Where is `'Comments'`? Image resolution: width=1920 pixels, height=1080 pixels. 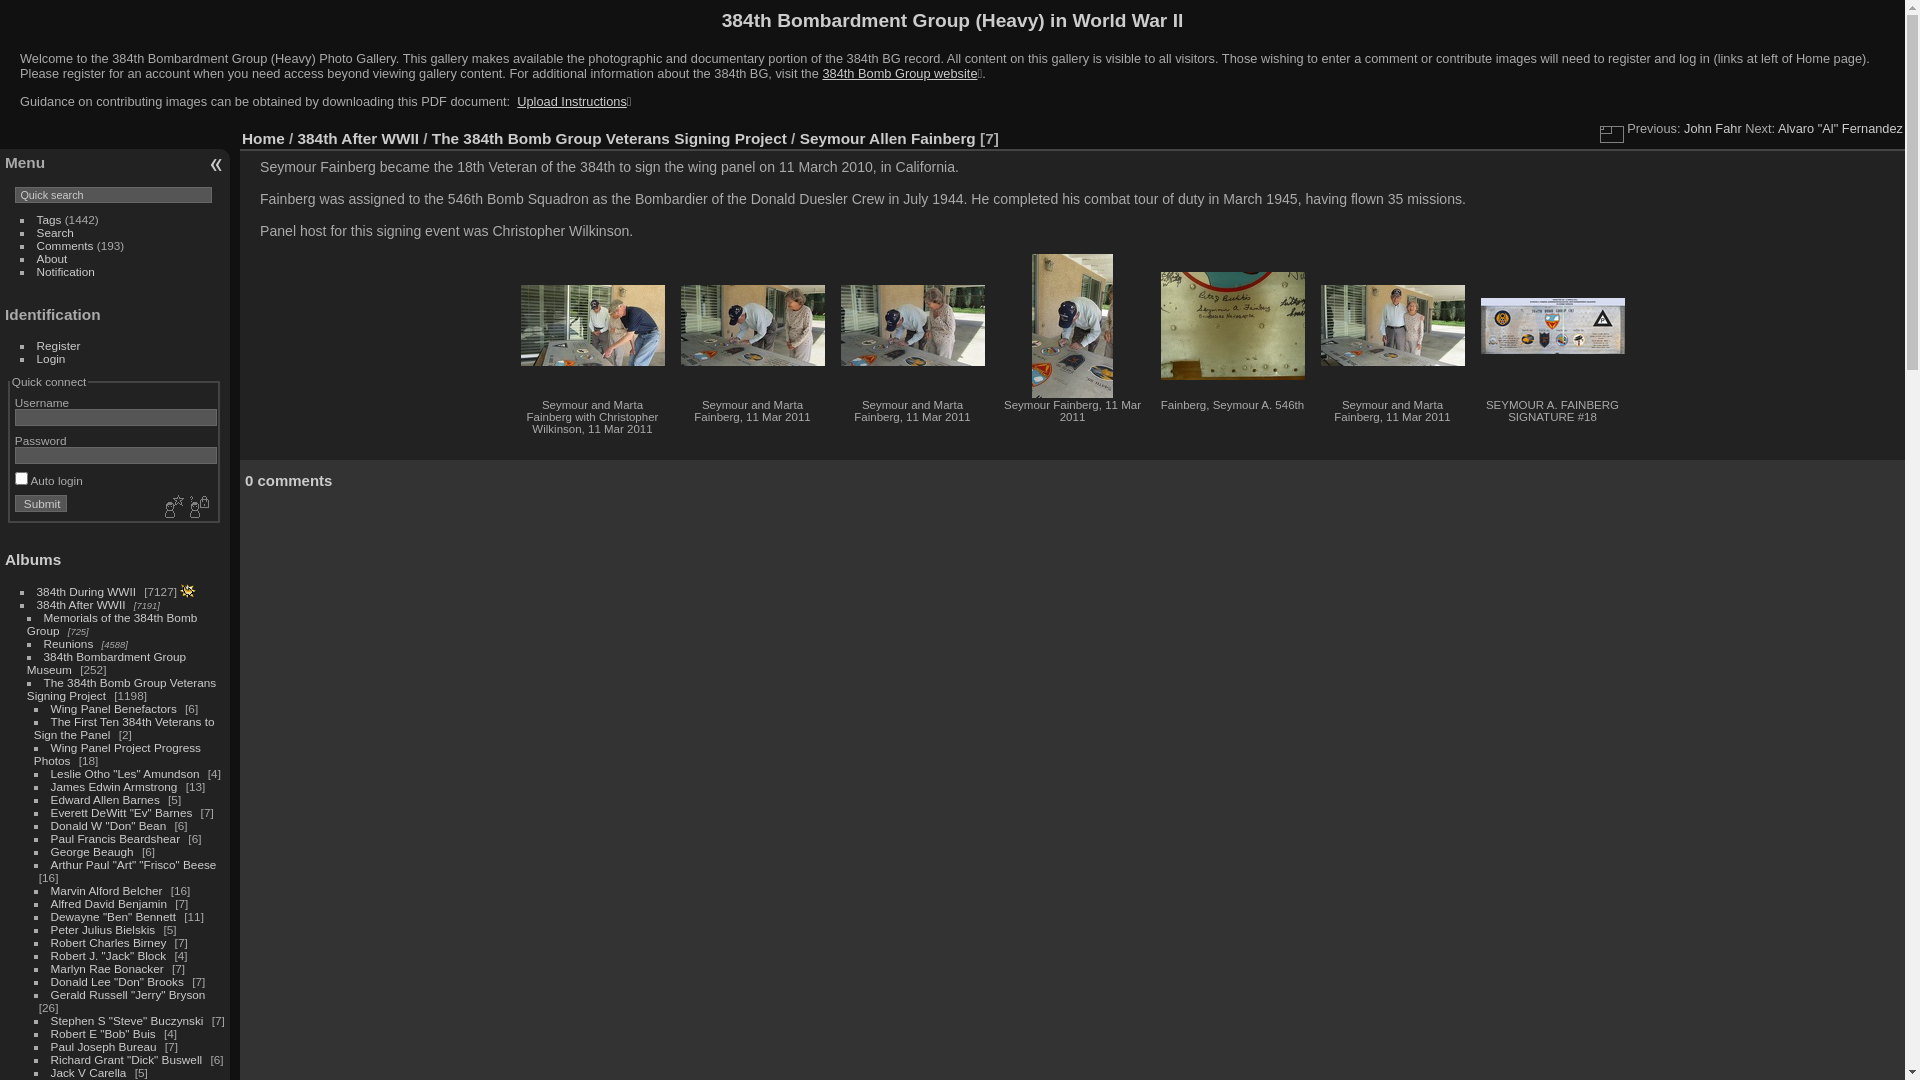 'Comments' is located at coordinates (65, 244).